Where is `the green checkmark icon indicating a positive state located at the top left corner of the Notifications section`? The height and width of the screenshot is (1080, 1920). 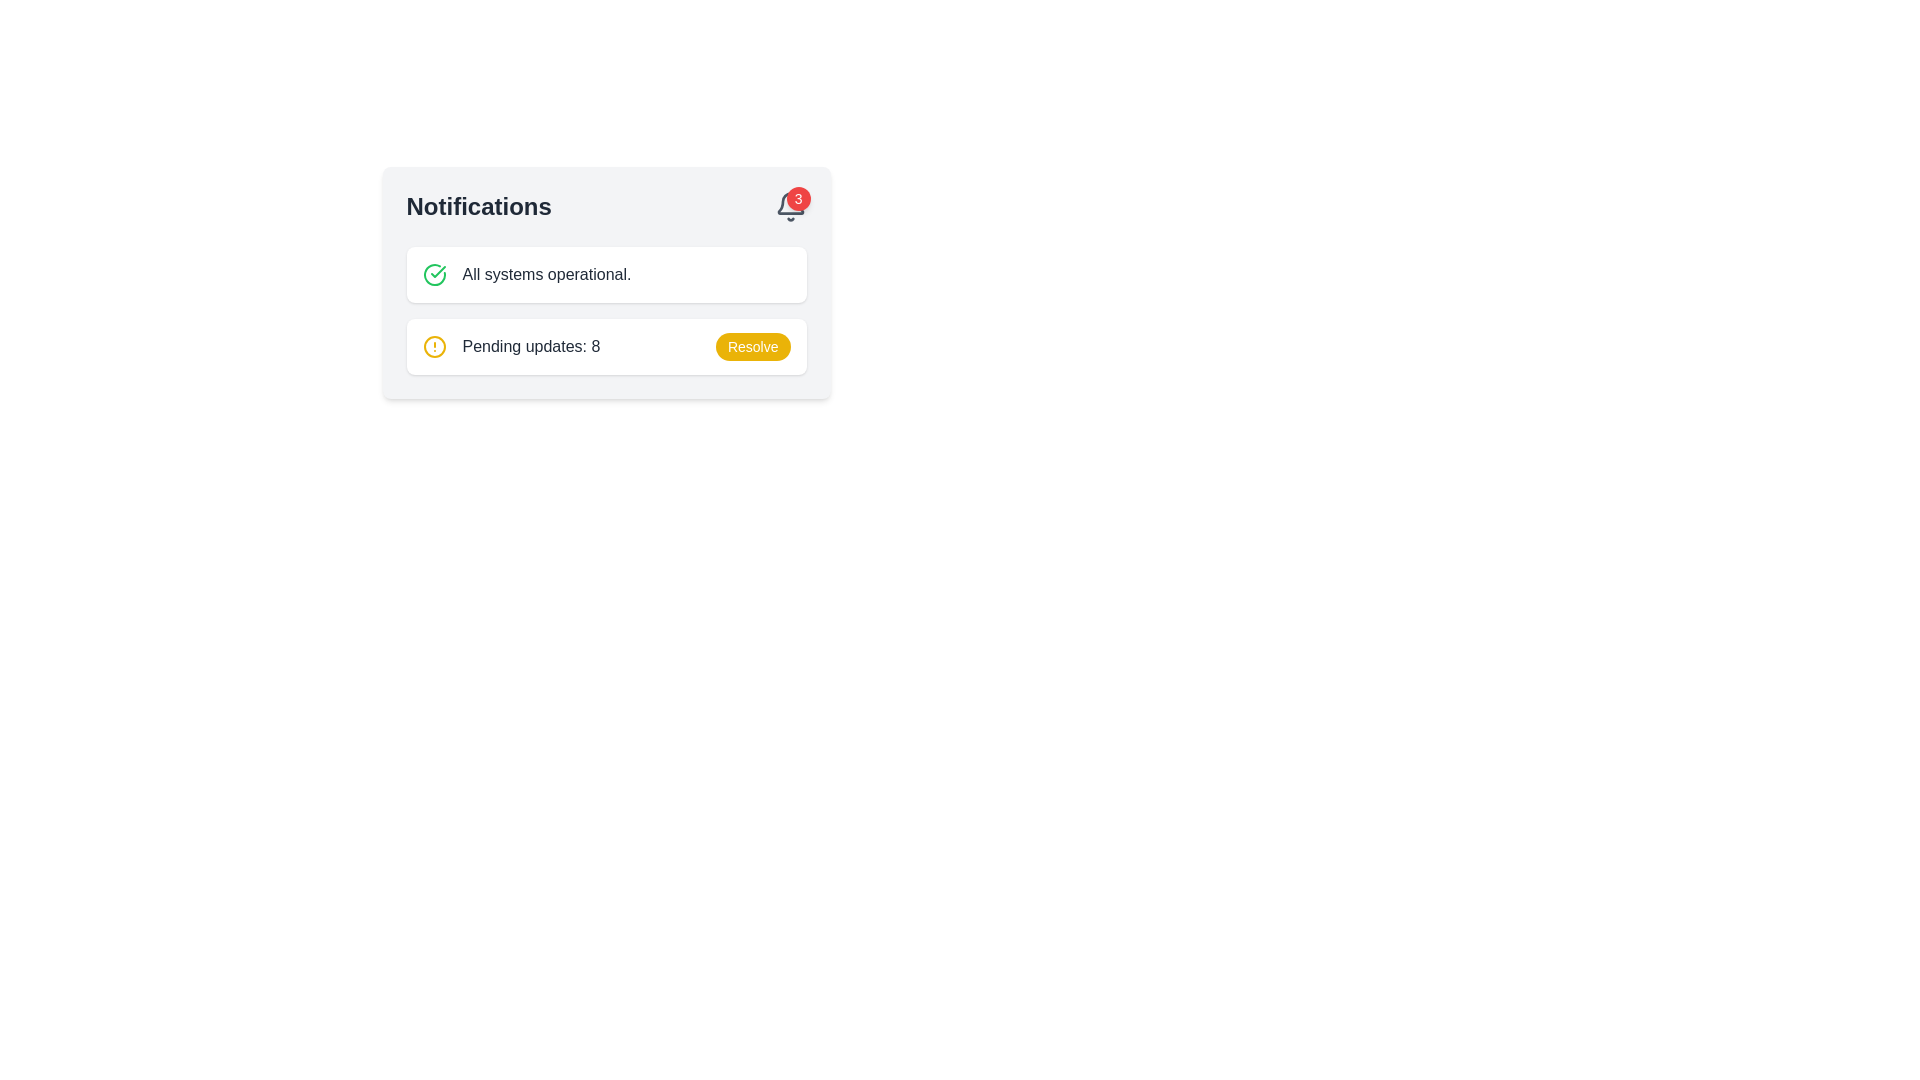
the green checkmark icon indicating a positive state located at the top left corner of the Notifications section is located at coordinates (436, 272).